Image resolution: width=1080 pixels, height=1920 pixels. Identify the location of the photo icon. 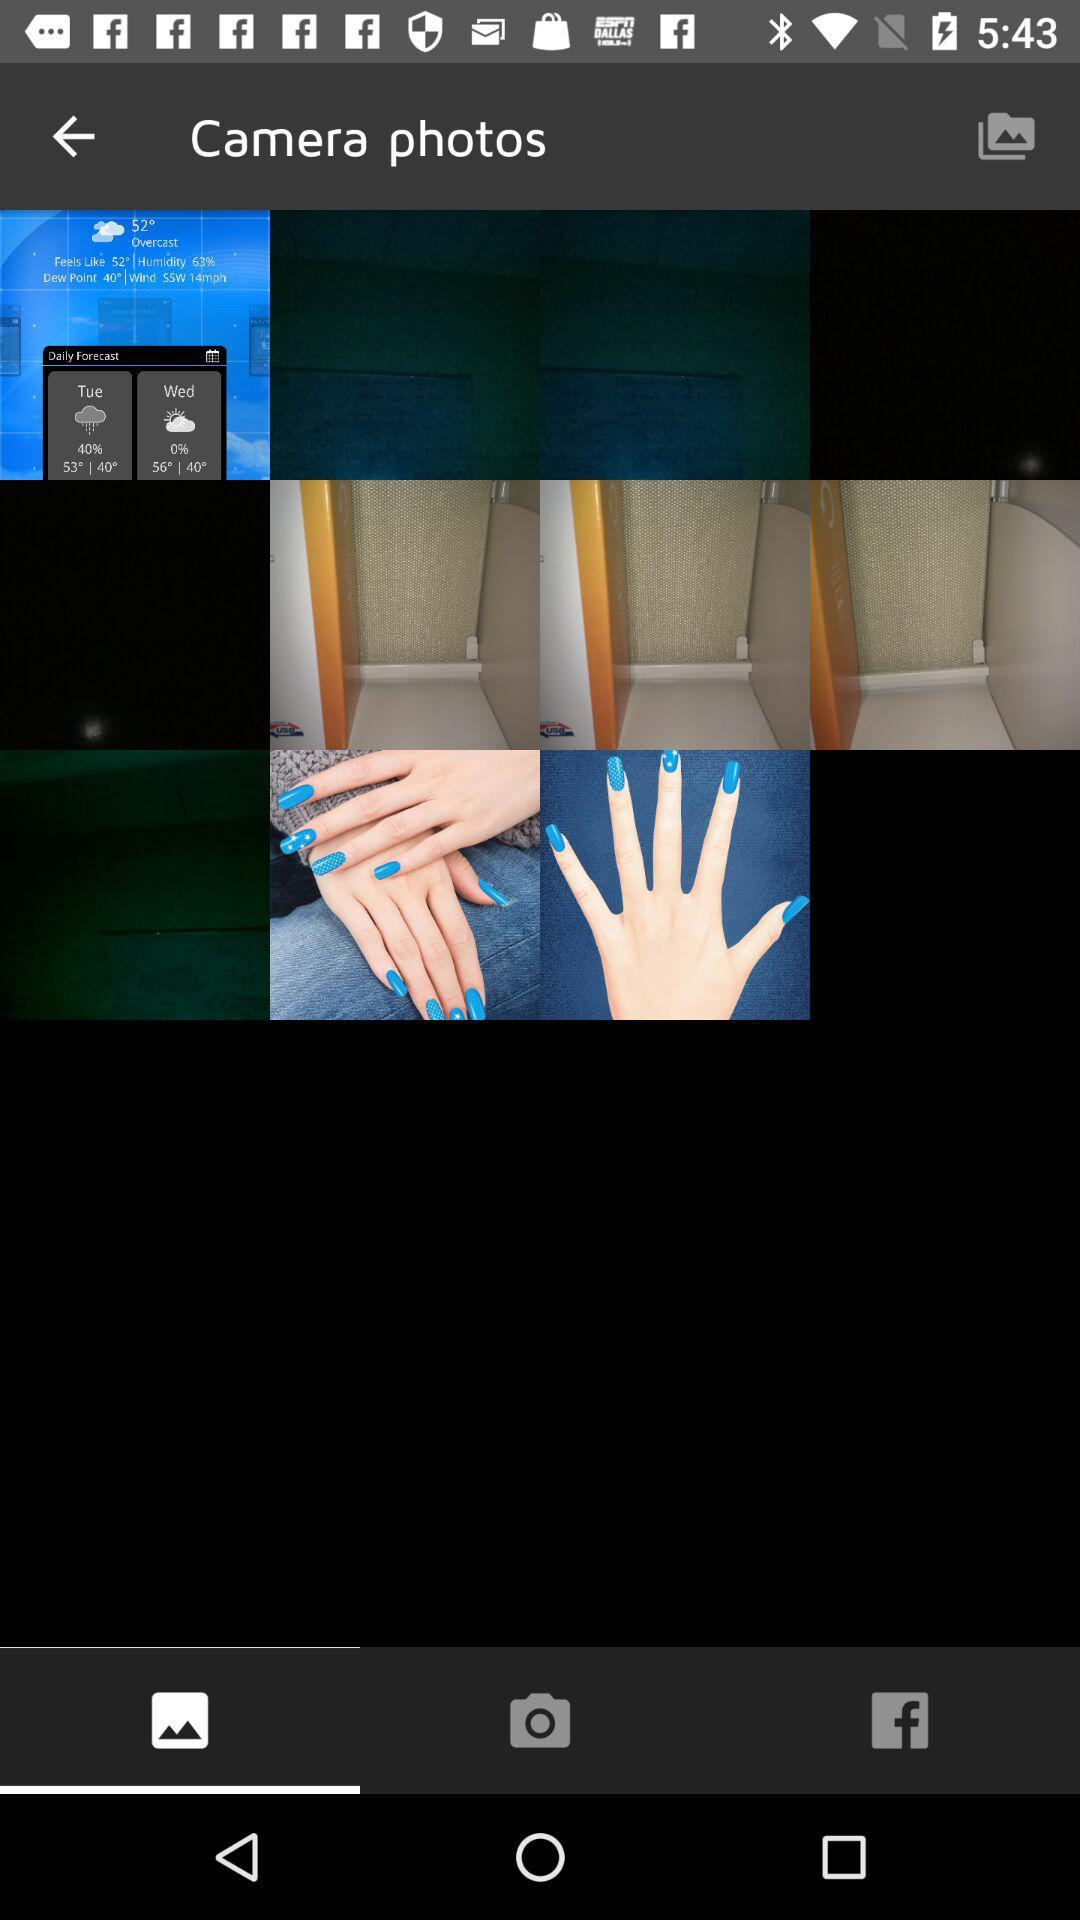
(540, 1719).